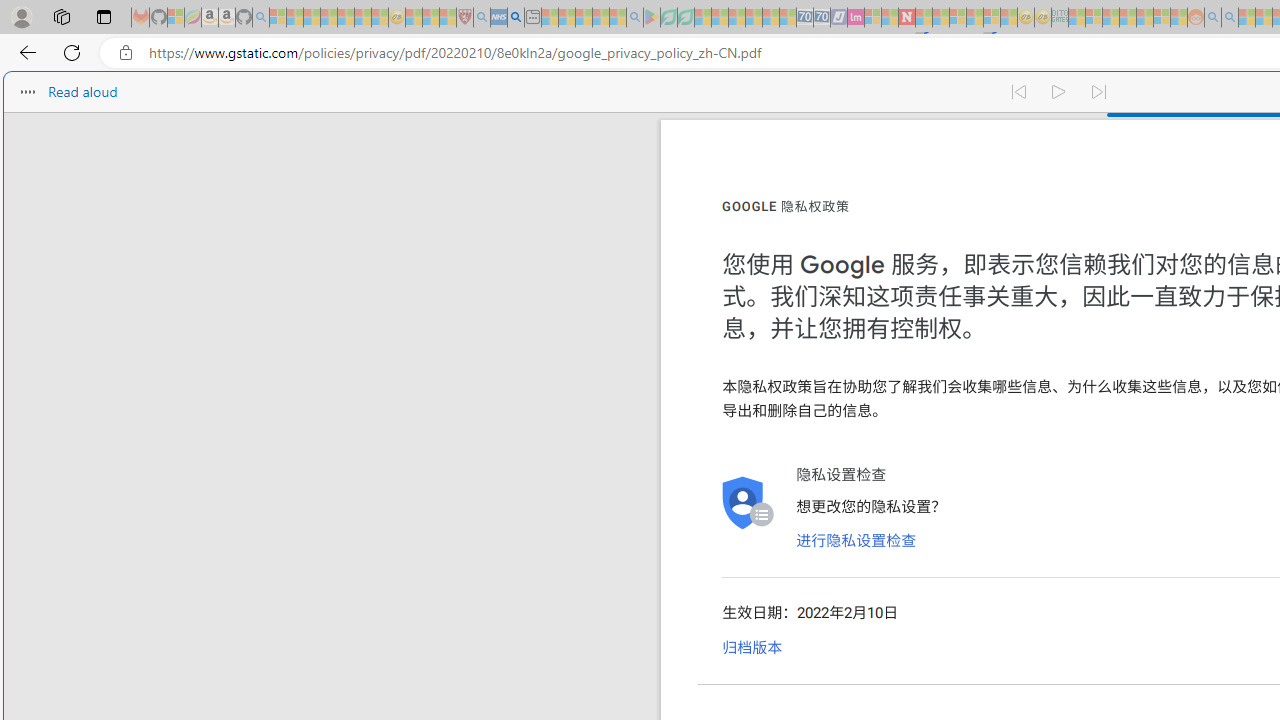 The height and width of the screenshot is (720, 1280). What do you see at coordinates (1128, 17) in the screenshot?
I see `'Expert Portfolios - Sleeping'` at bounding box center [1128, 17].